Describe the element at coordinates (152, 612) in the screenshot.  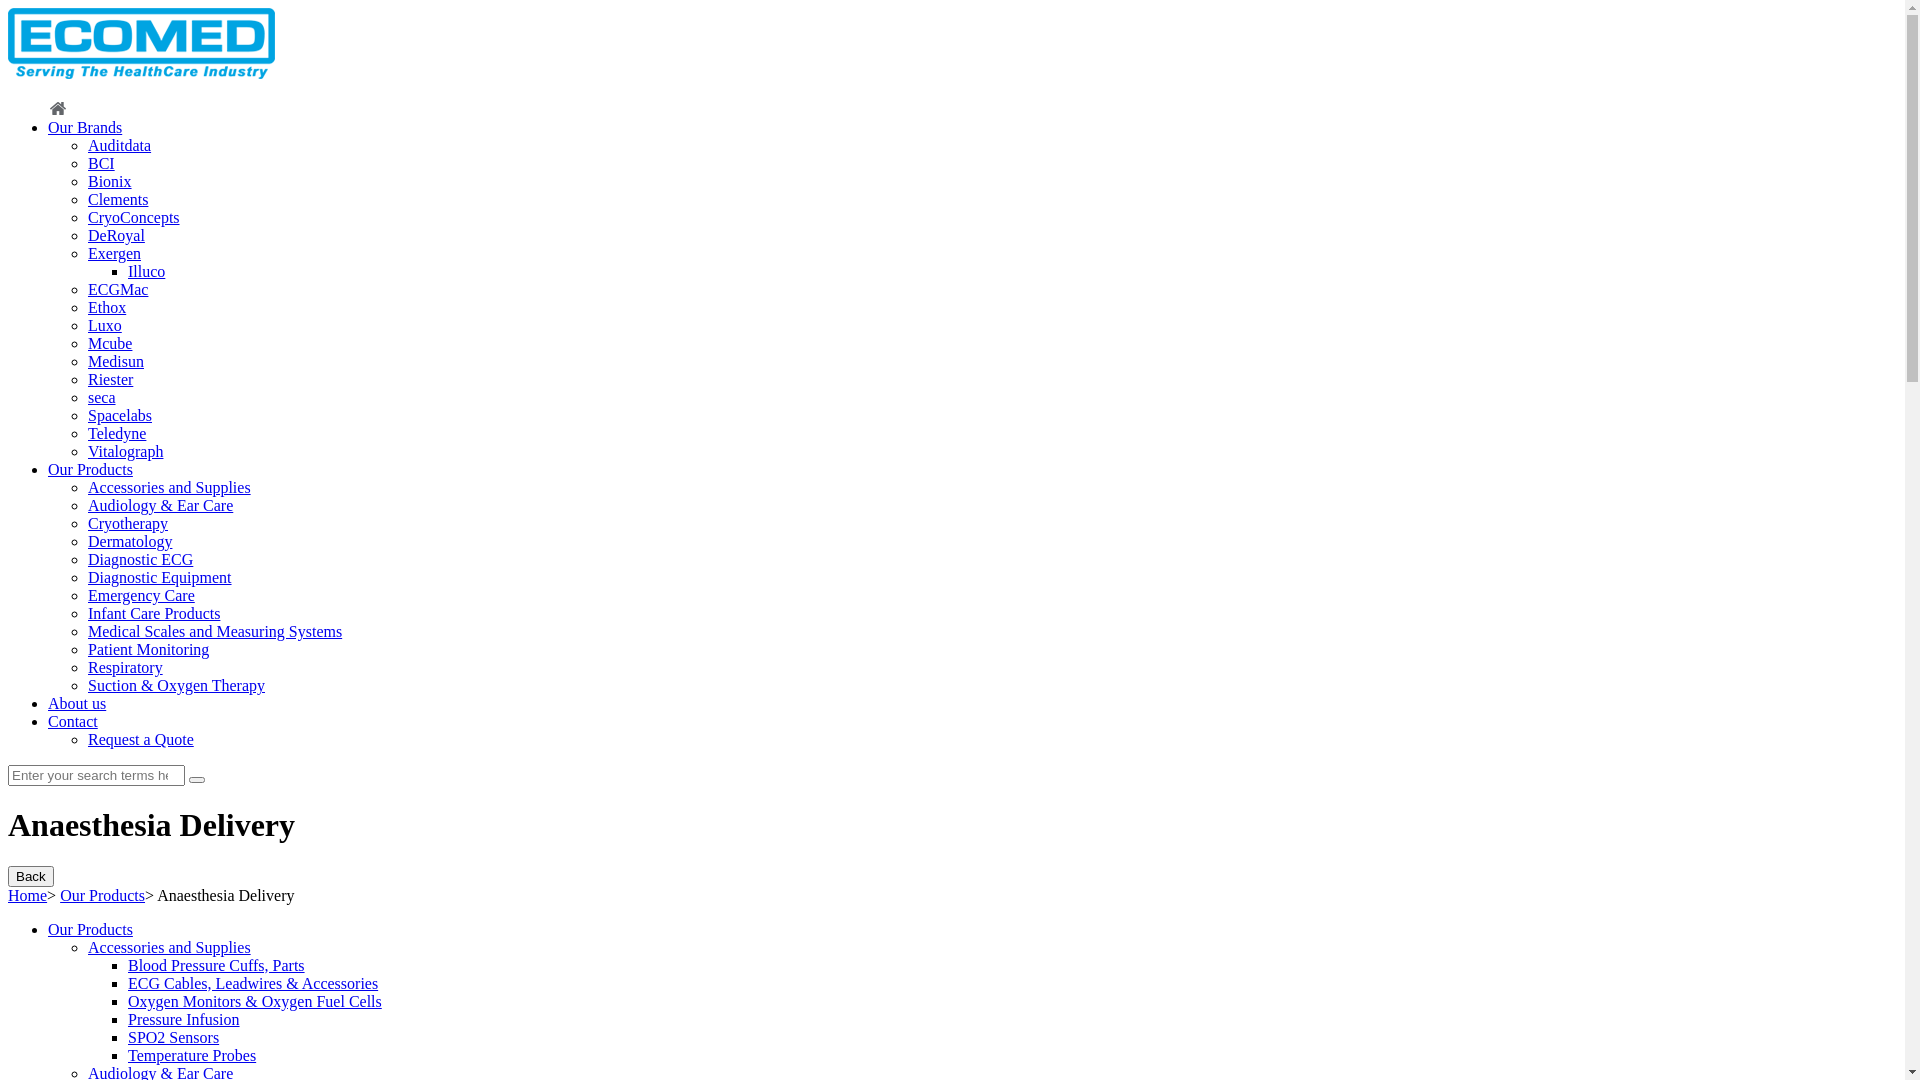
I see `'Infant Care Products'` at that location.